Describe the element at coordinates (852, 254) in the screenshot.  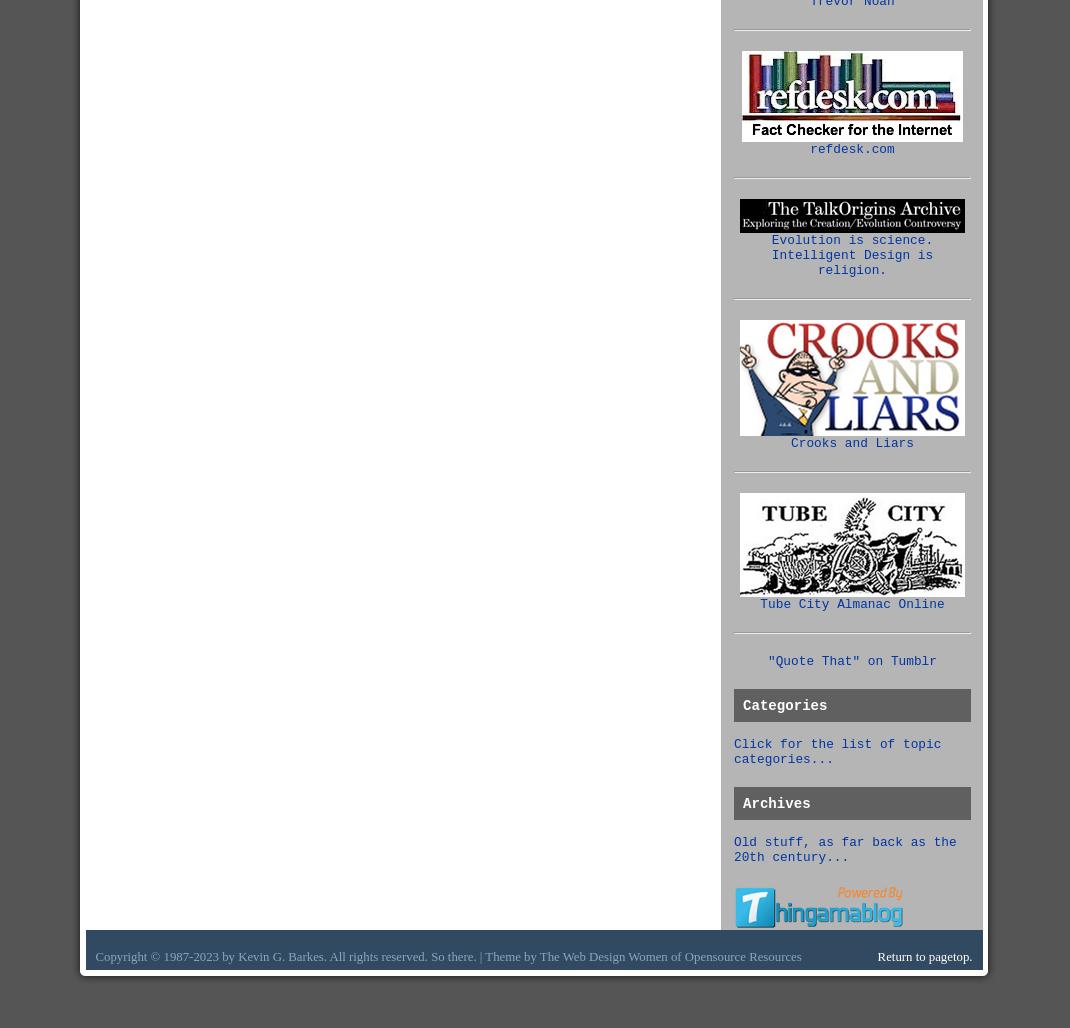
I see `'Evolution is science. Intelligent Design is religion.'` at that location.